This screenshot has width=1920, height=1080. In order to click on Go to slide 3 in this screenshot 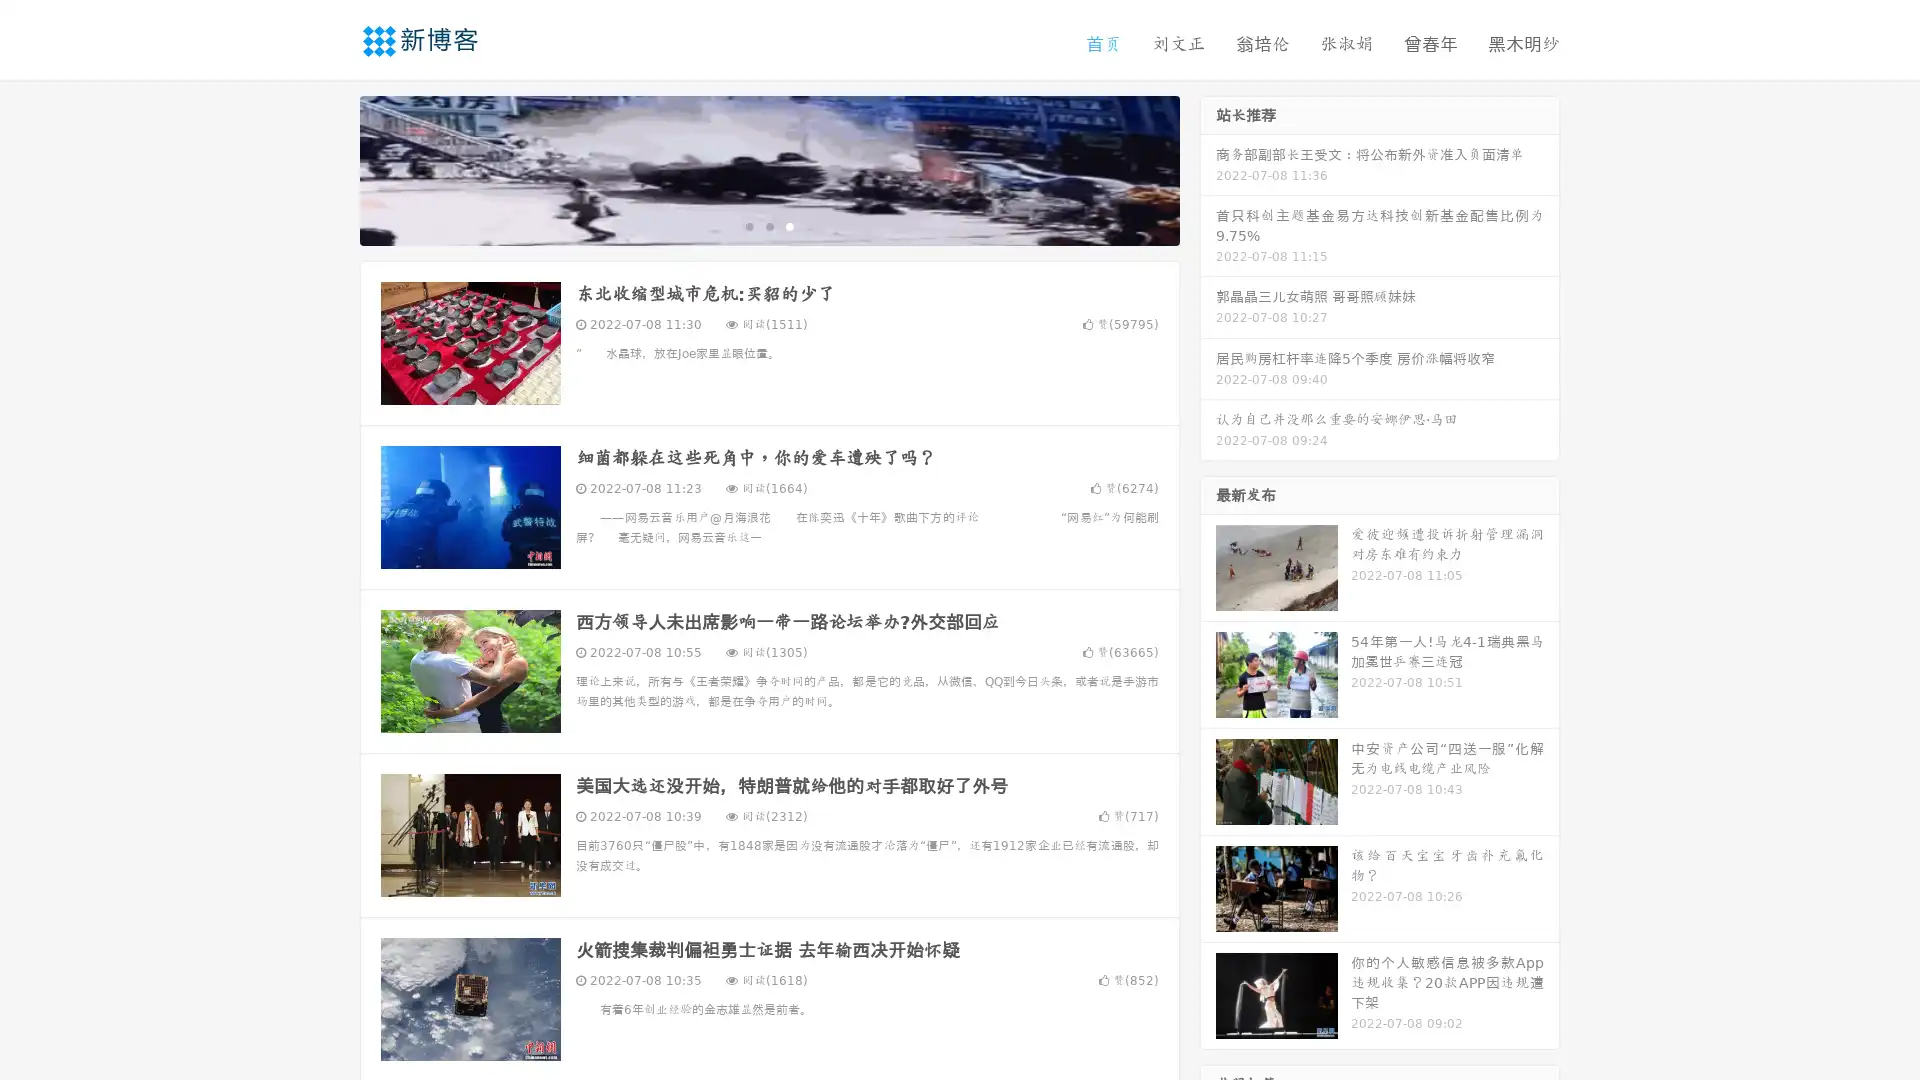, I will do `click(789, 225)`.